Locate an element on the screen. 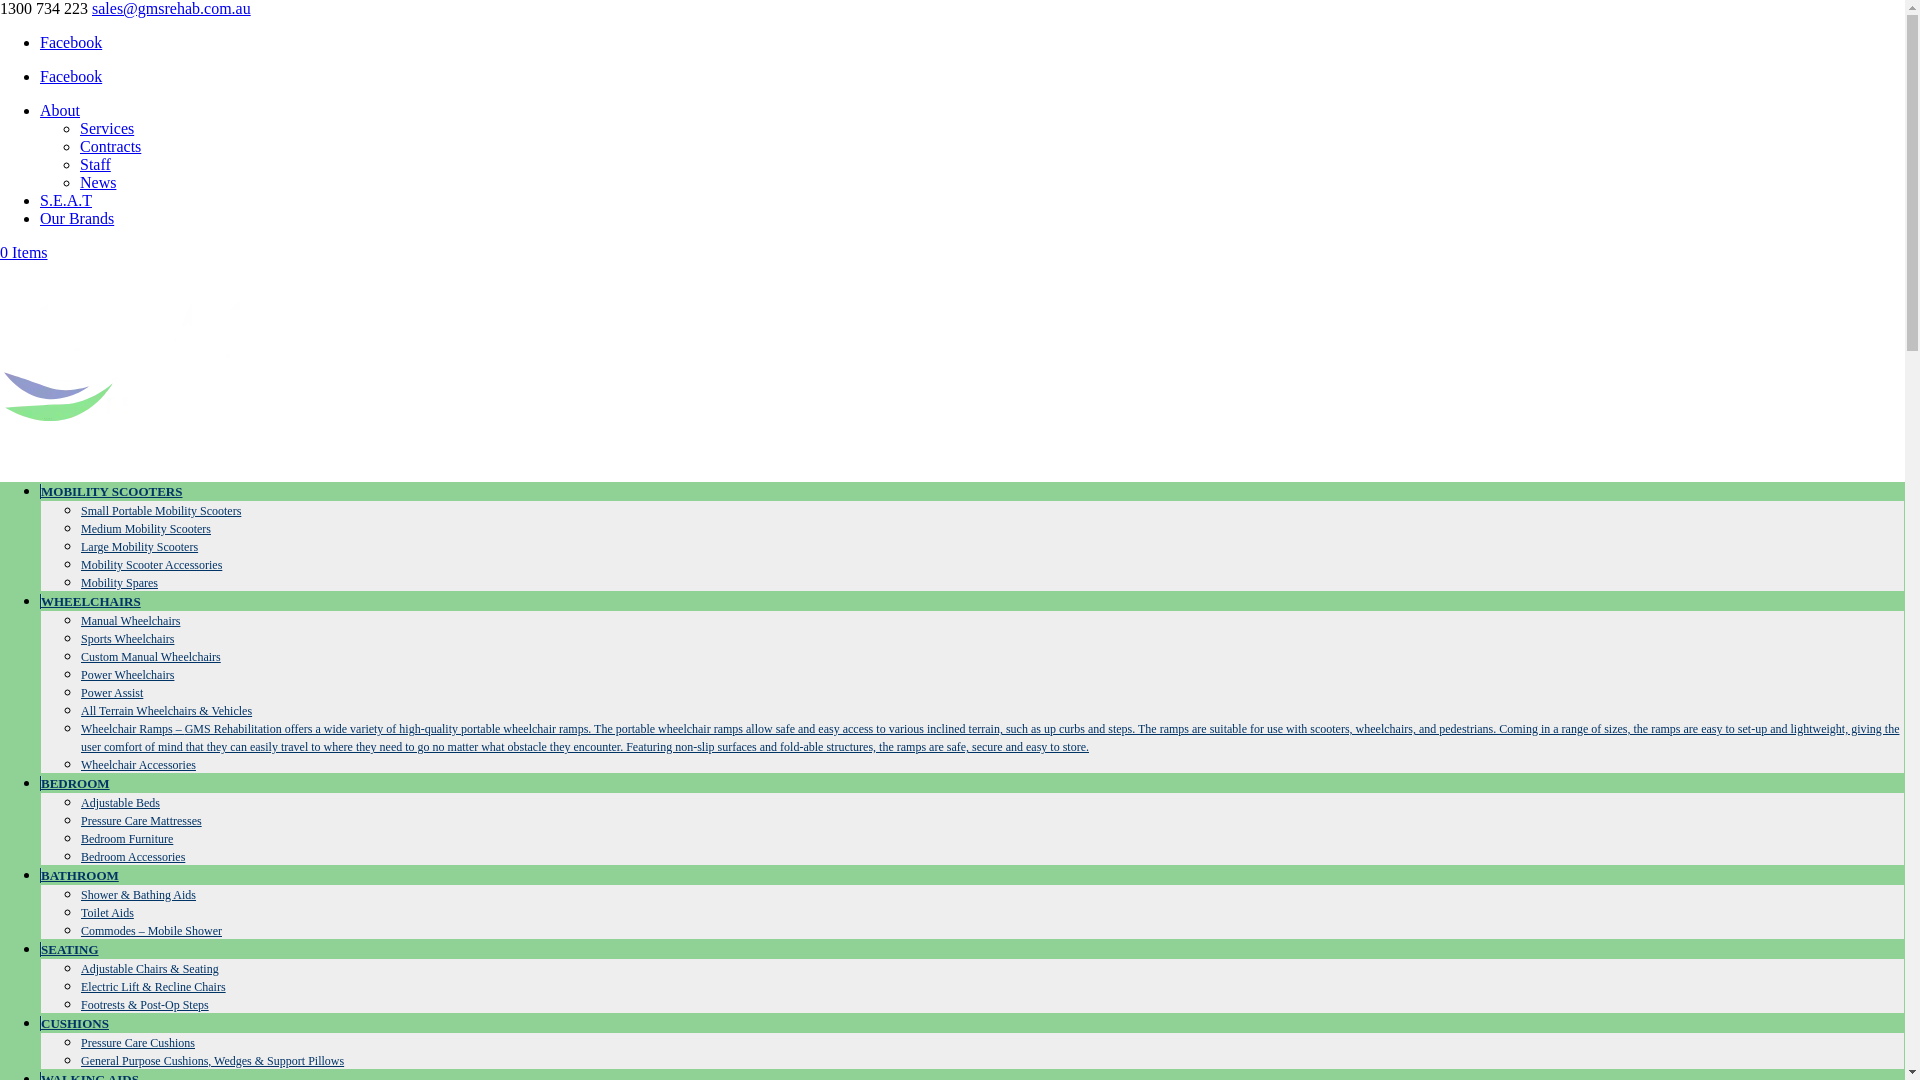 This screenshot has width=1920, height=1080. 'S.E.A.T' is located at coordinates (66, 200).